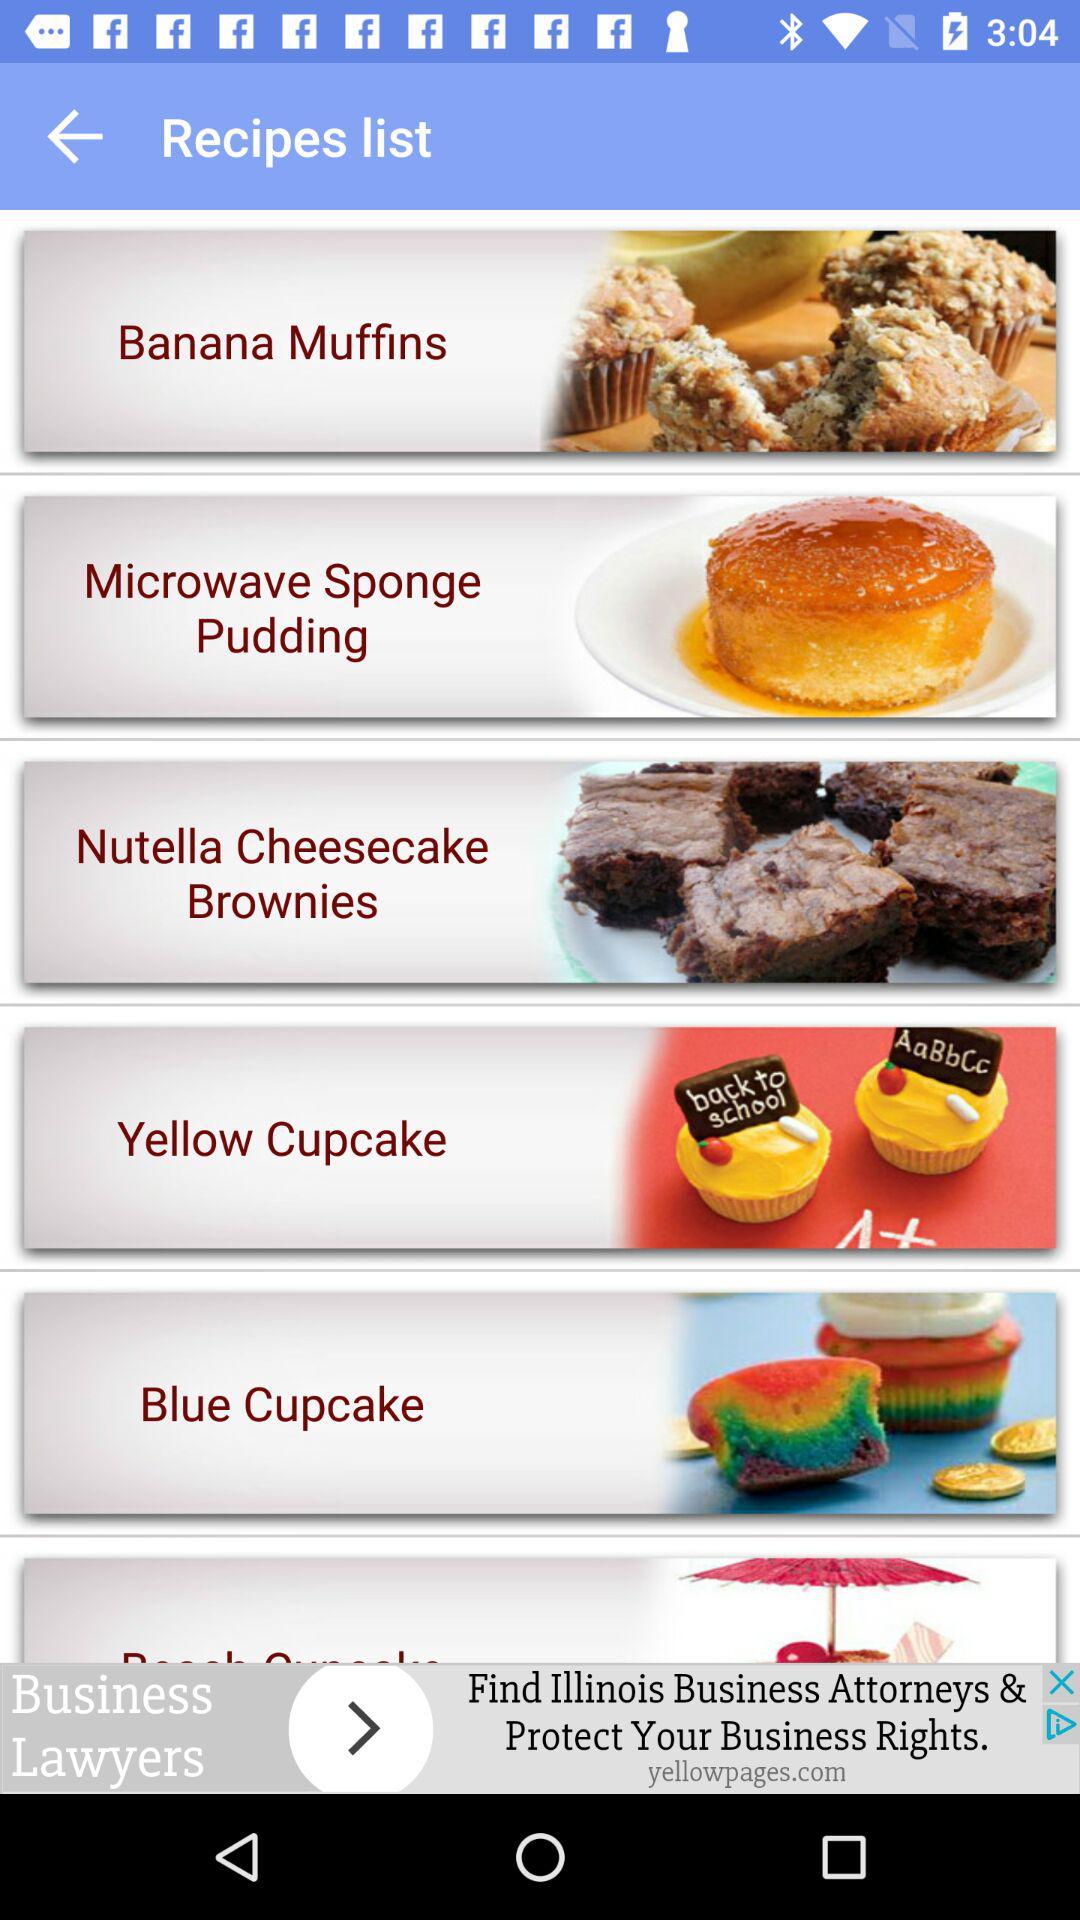 The height and width of the screenshot is (1920, 1080). Describe the element at coordinates (73, 135) in the screenshot. I see `previous button` at that location.